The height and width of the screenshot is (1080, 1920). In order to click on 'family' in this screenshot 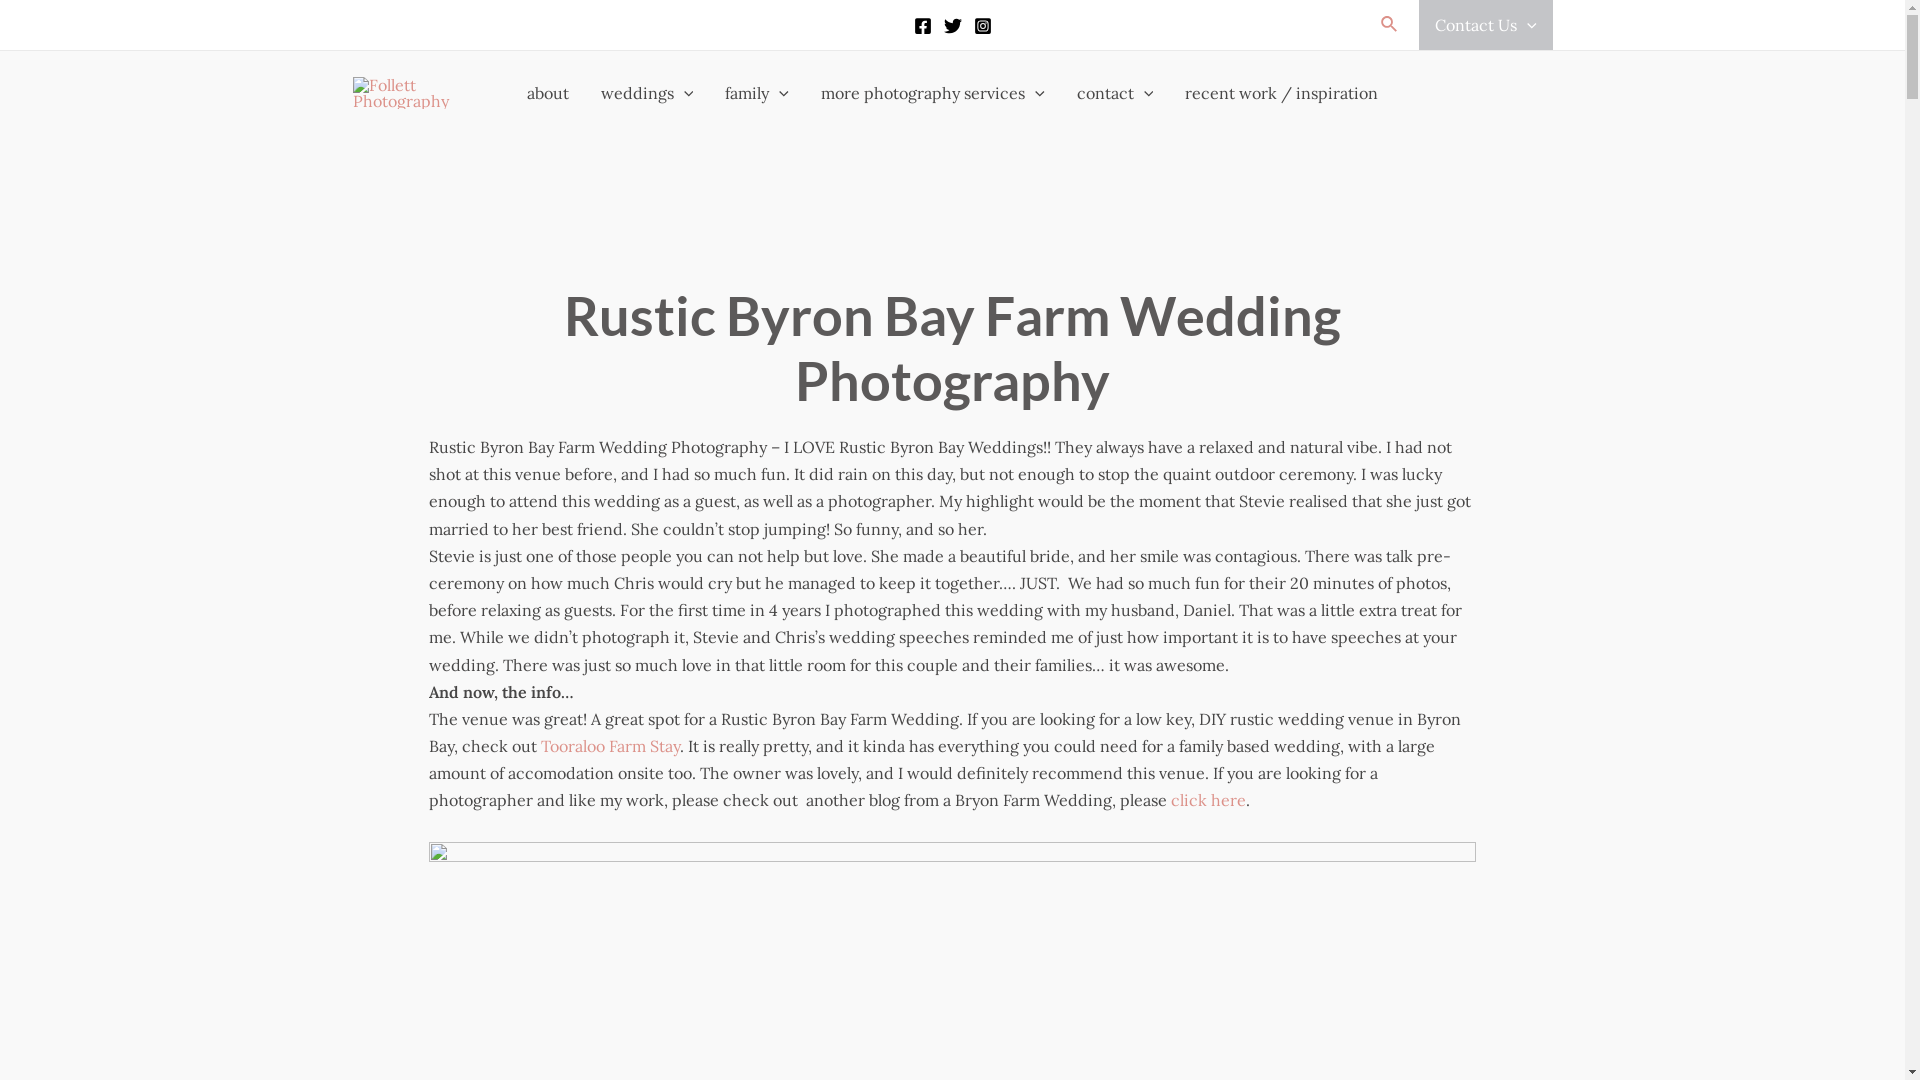, I will do `click(756, 92)`.